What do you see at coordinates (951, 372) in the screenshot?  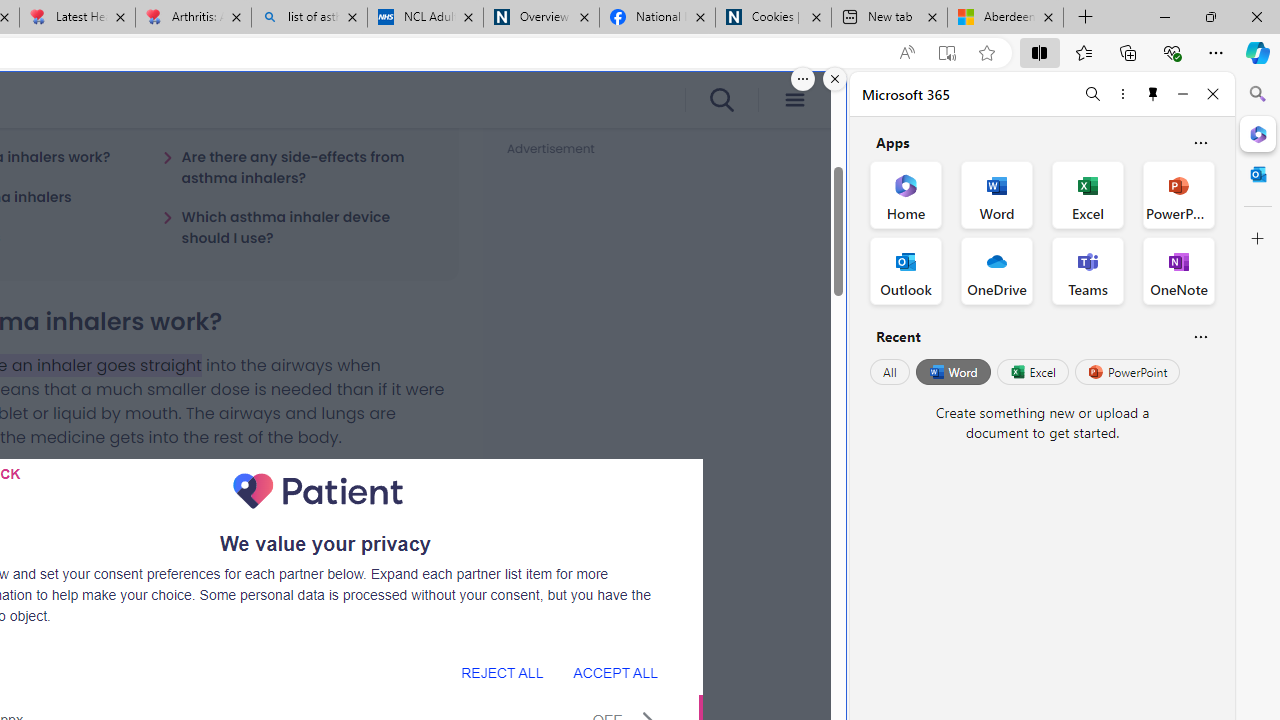 I see `'Word'` at bounding box center [951, 372].